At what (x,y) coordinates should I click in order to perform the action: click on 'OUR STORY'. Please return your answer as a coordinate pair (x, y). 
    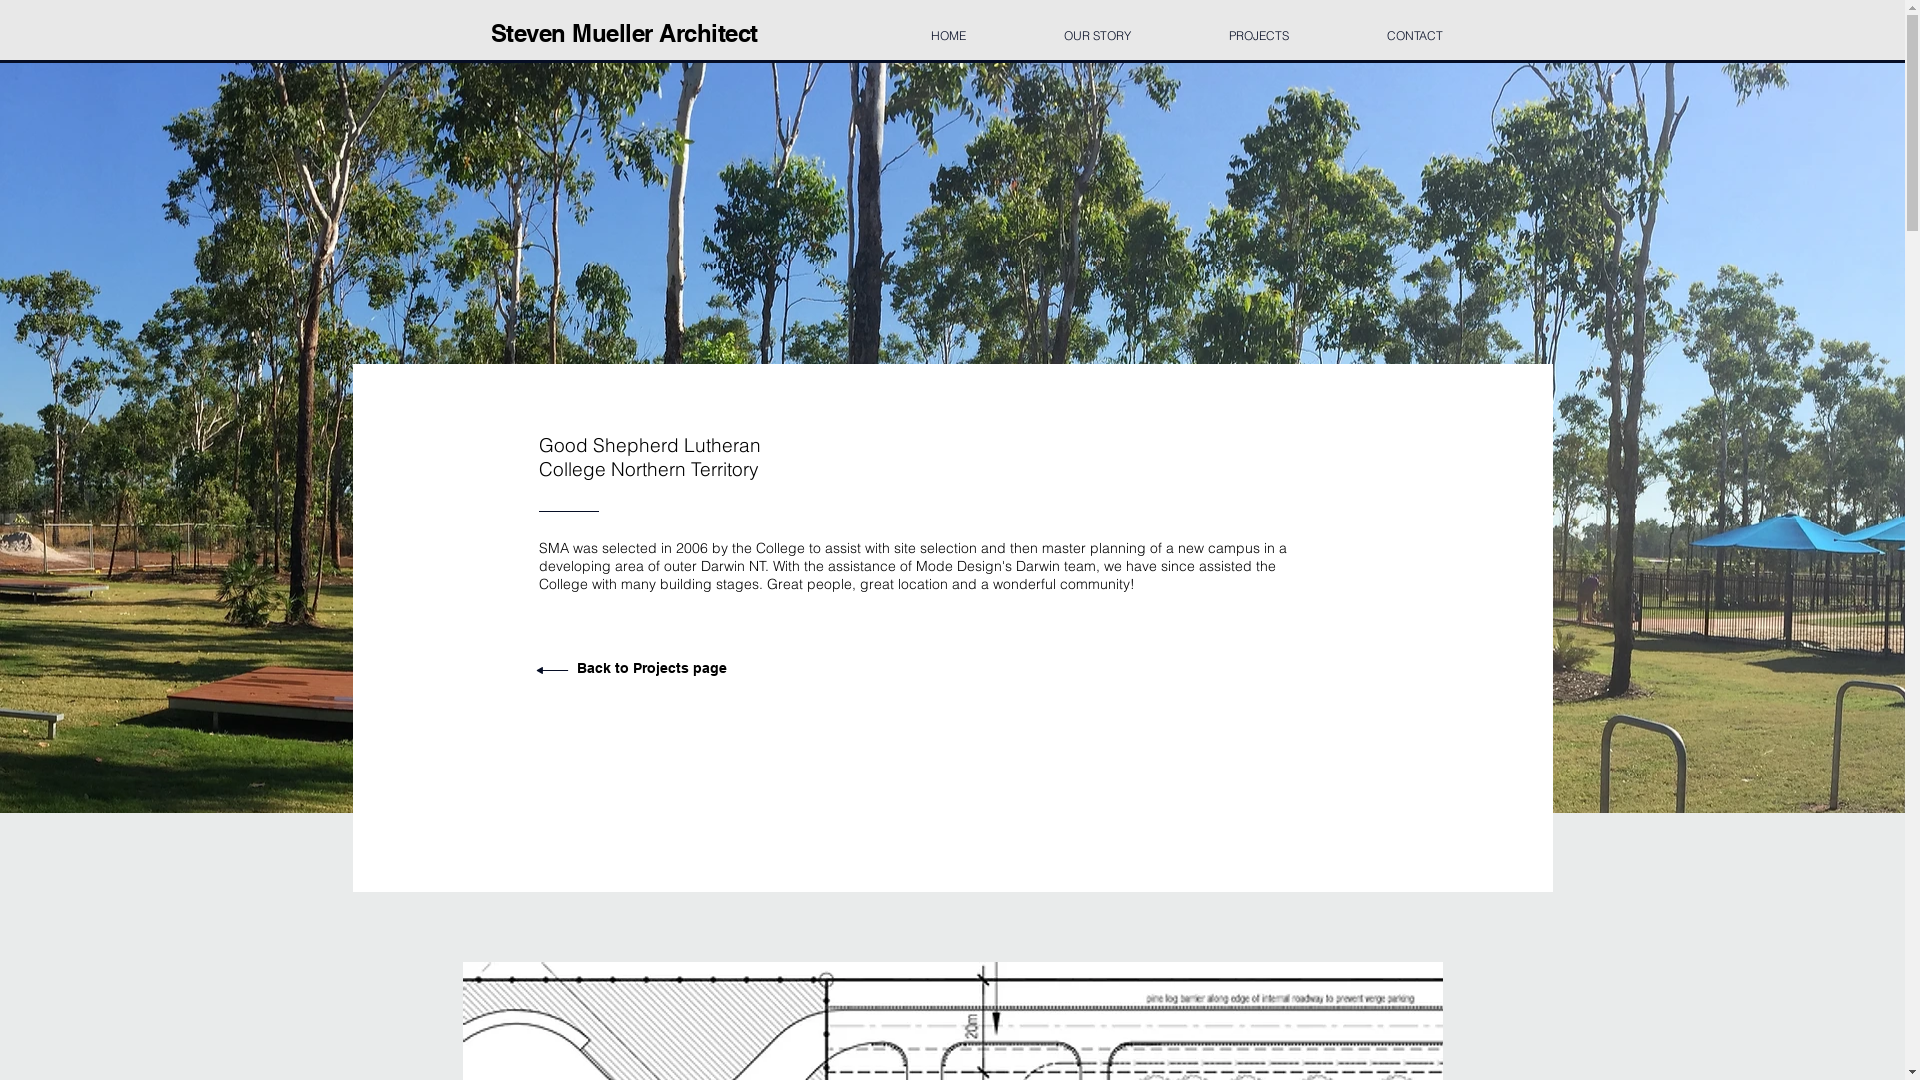
    Looking at the image, I should click on (1095, 27).